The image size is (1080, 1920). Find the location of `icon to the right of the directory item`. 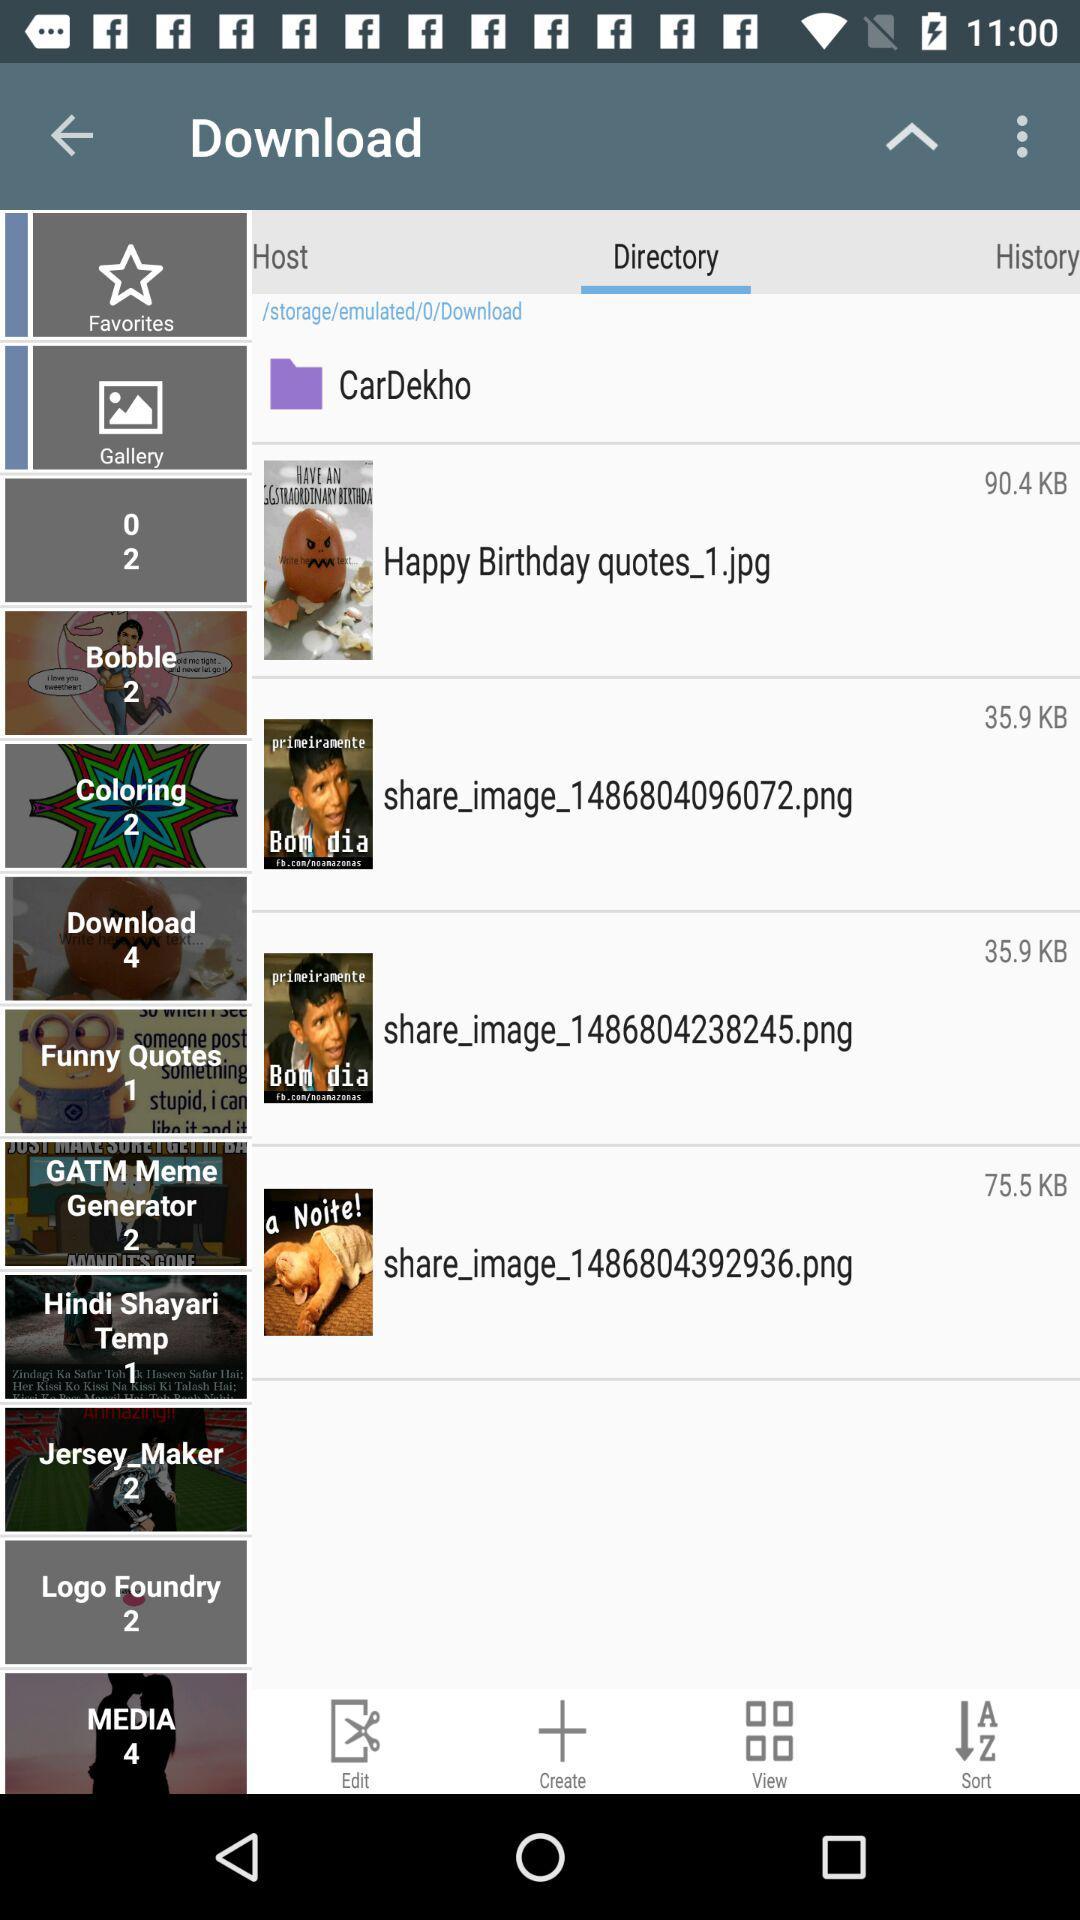

icon to the right of the directory item is located at coordinates (1036, 253).